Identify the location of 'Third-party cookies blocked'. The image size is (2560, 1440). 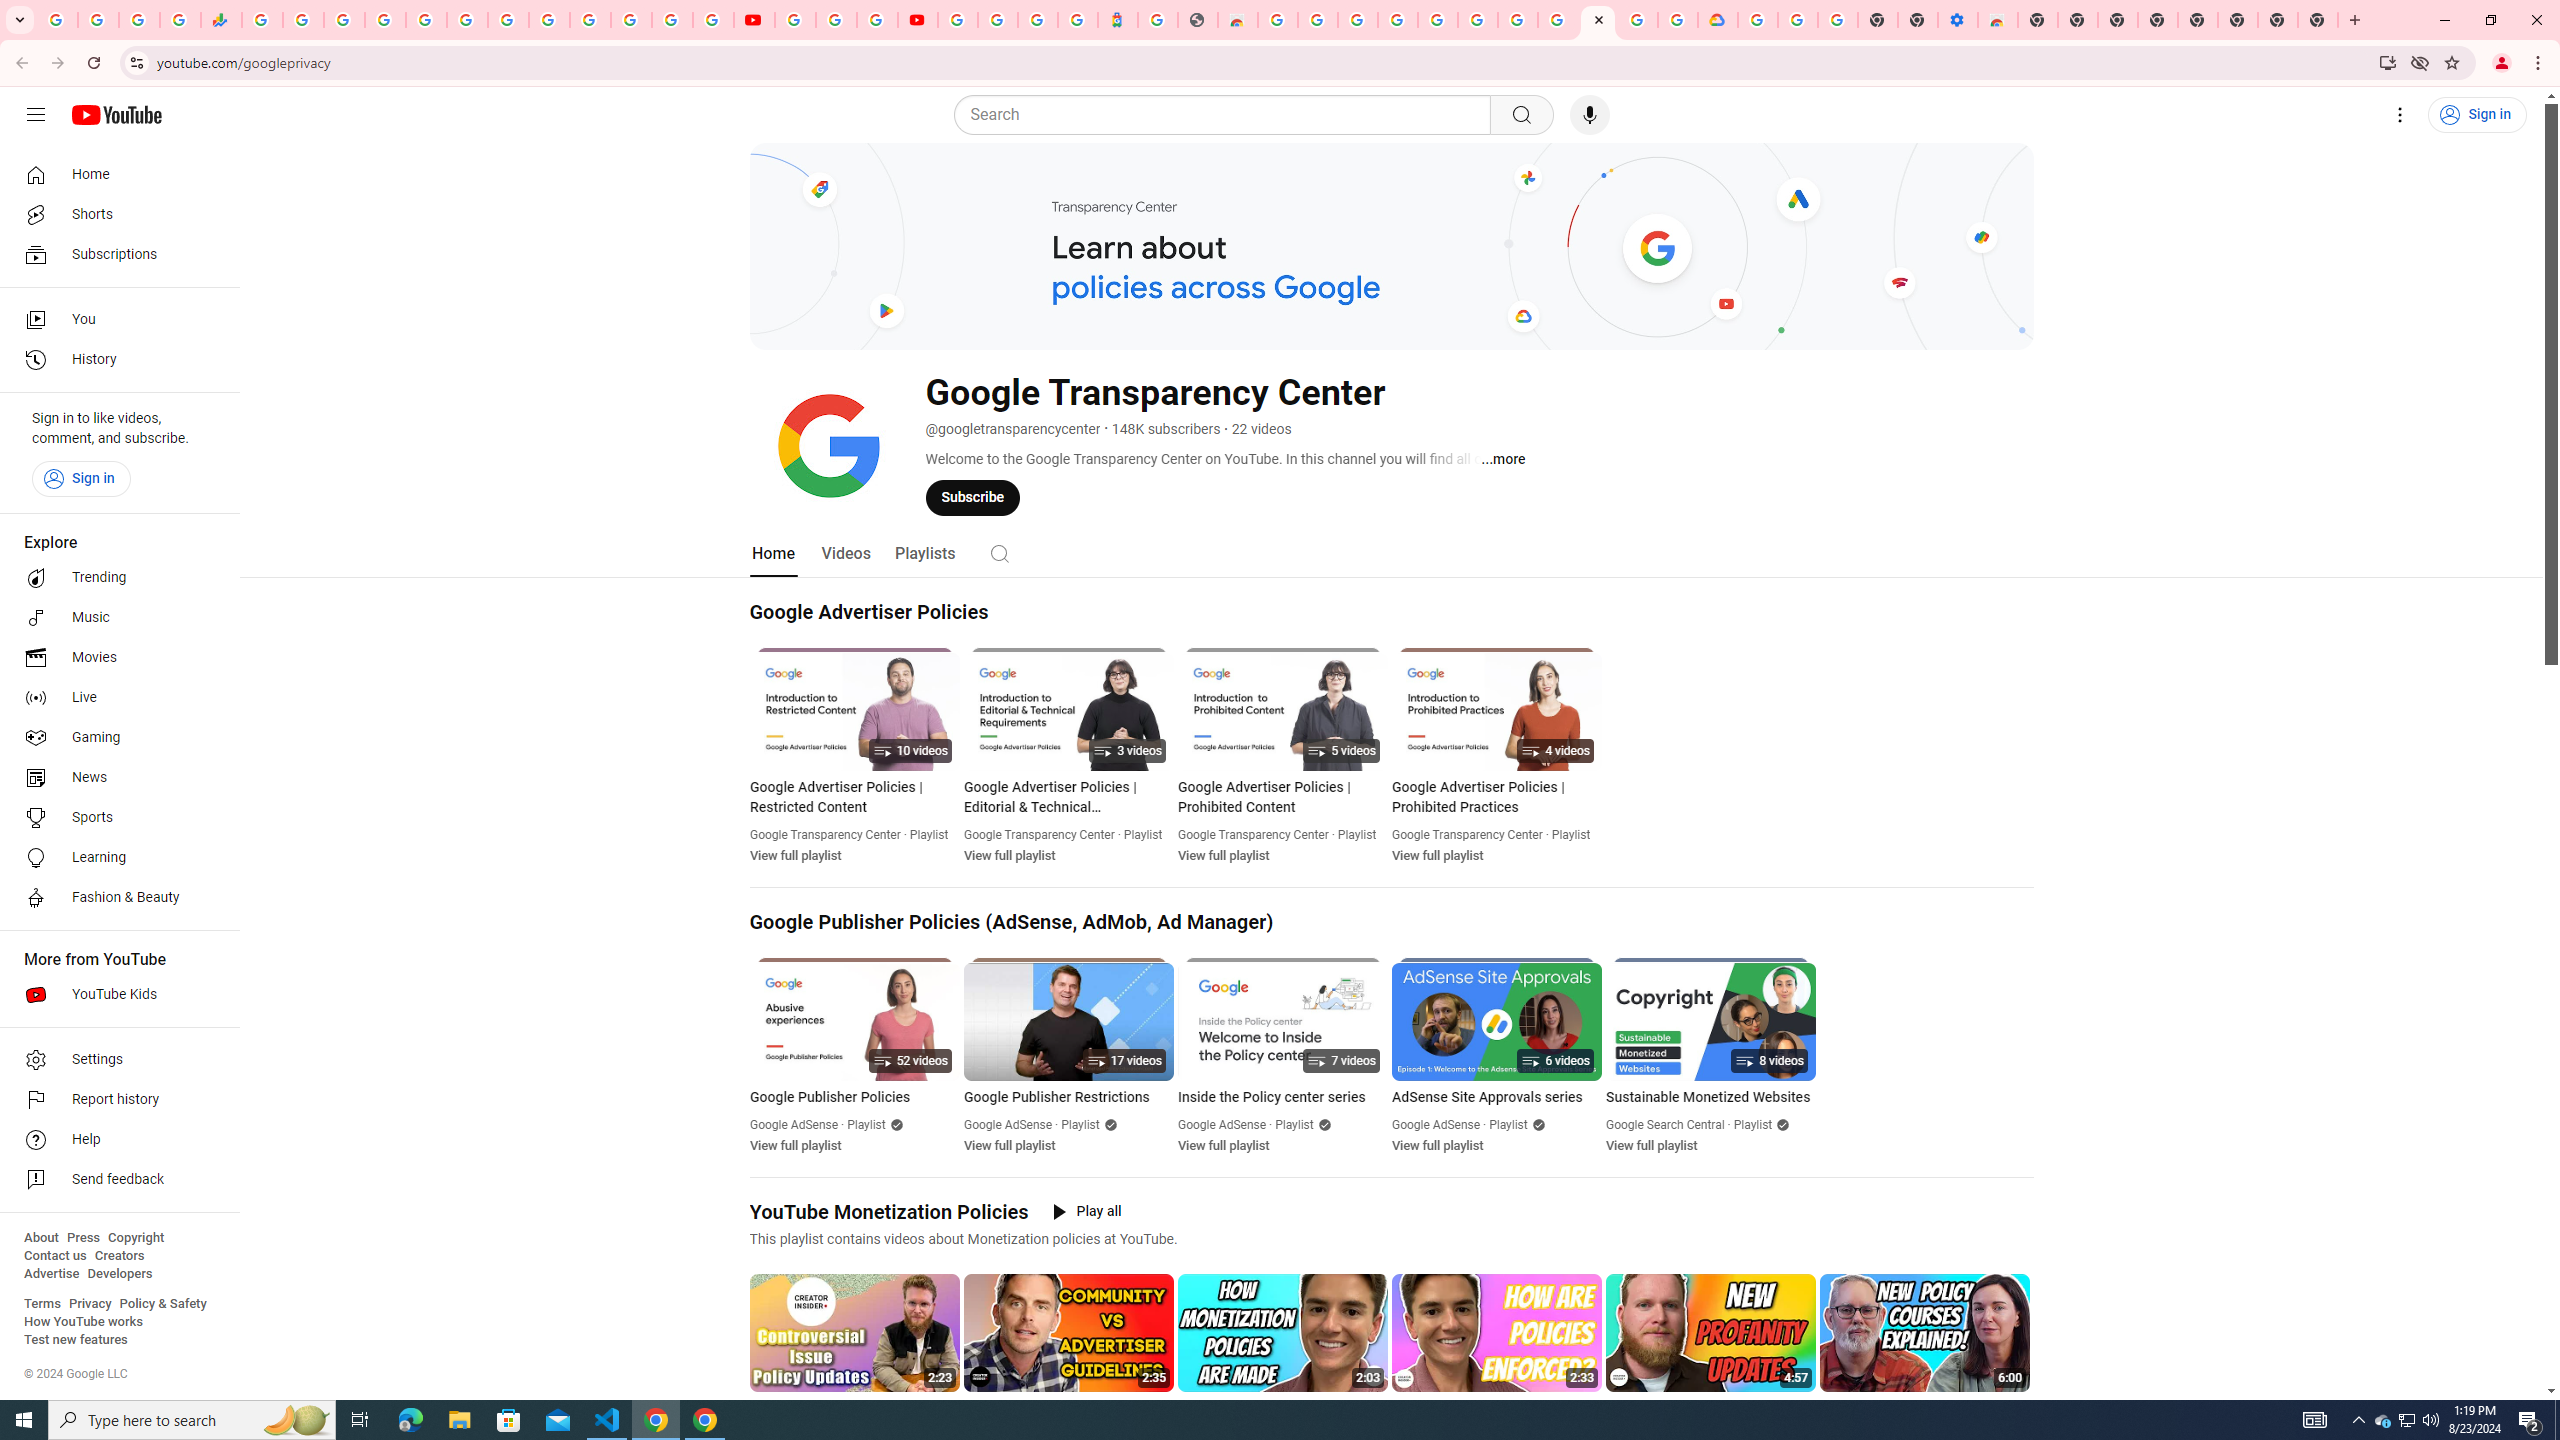
(2420, 61).